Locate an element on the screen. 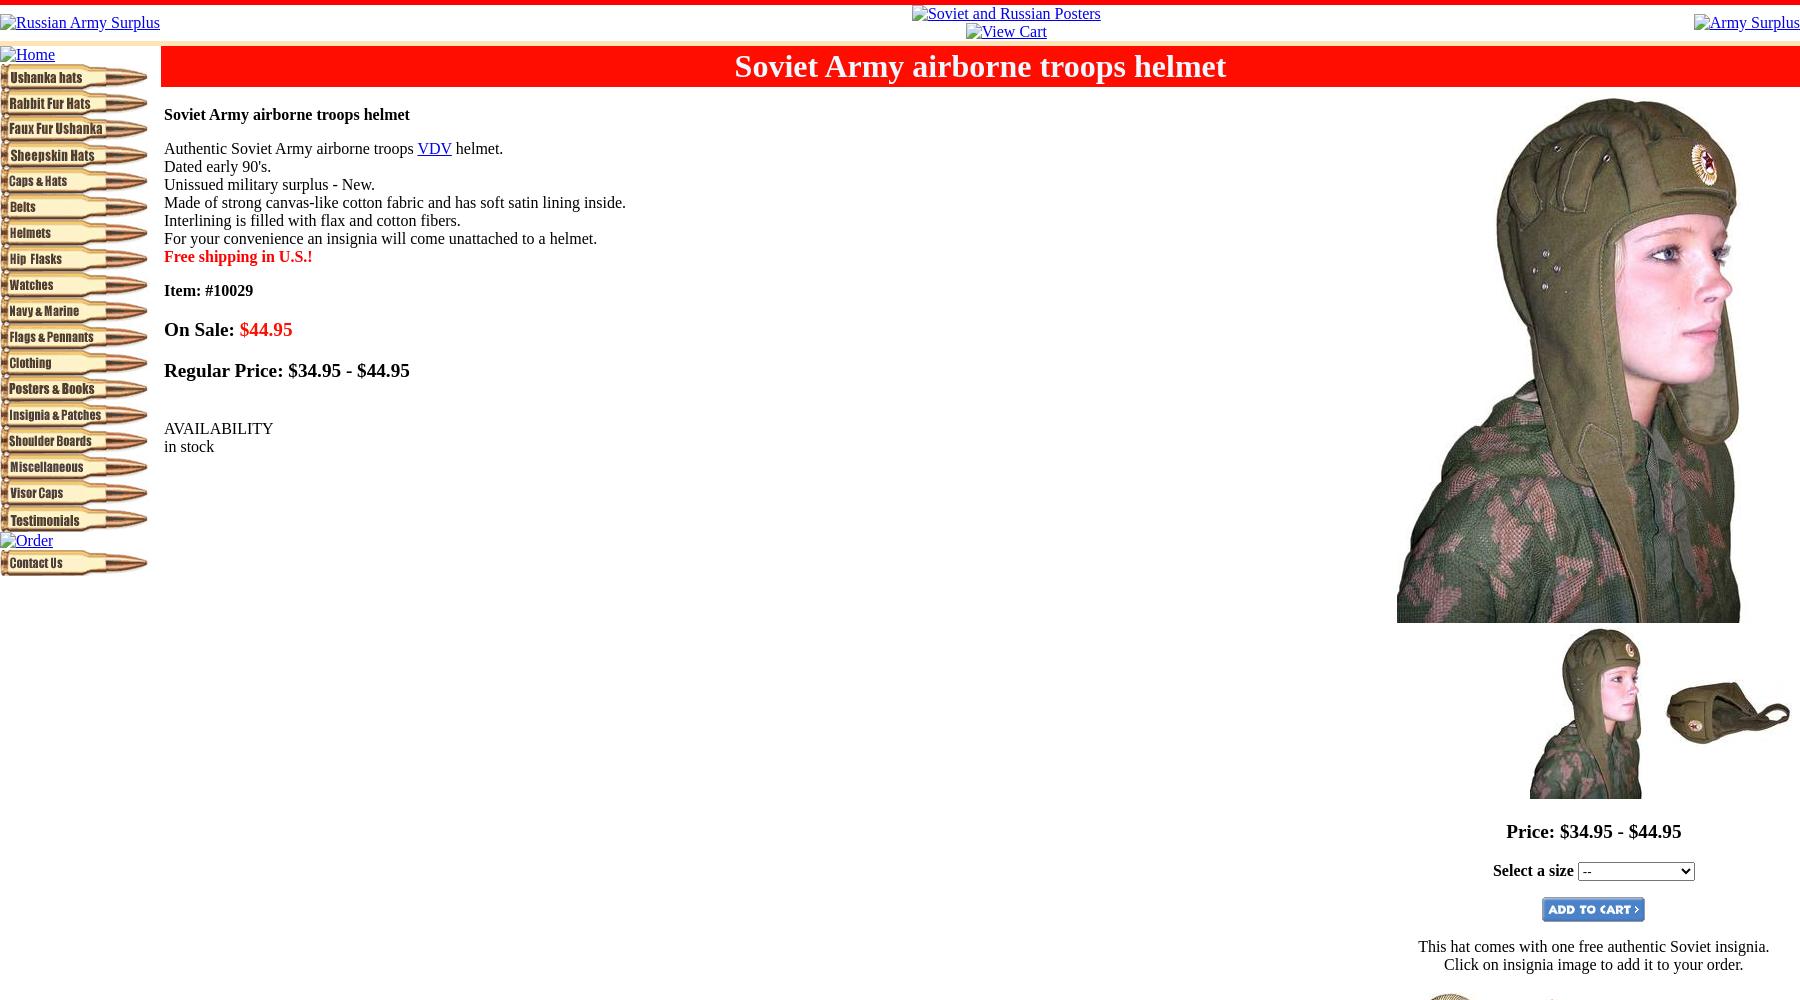 This screenshot has width=1800, height=1000. 'Interlining is filled with flax and cotton fibers.' is located at coordinates (310, 219).